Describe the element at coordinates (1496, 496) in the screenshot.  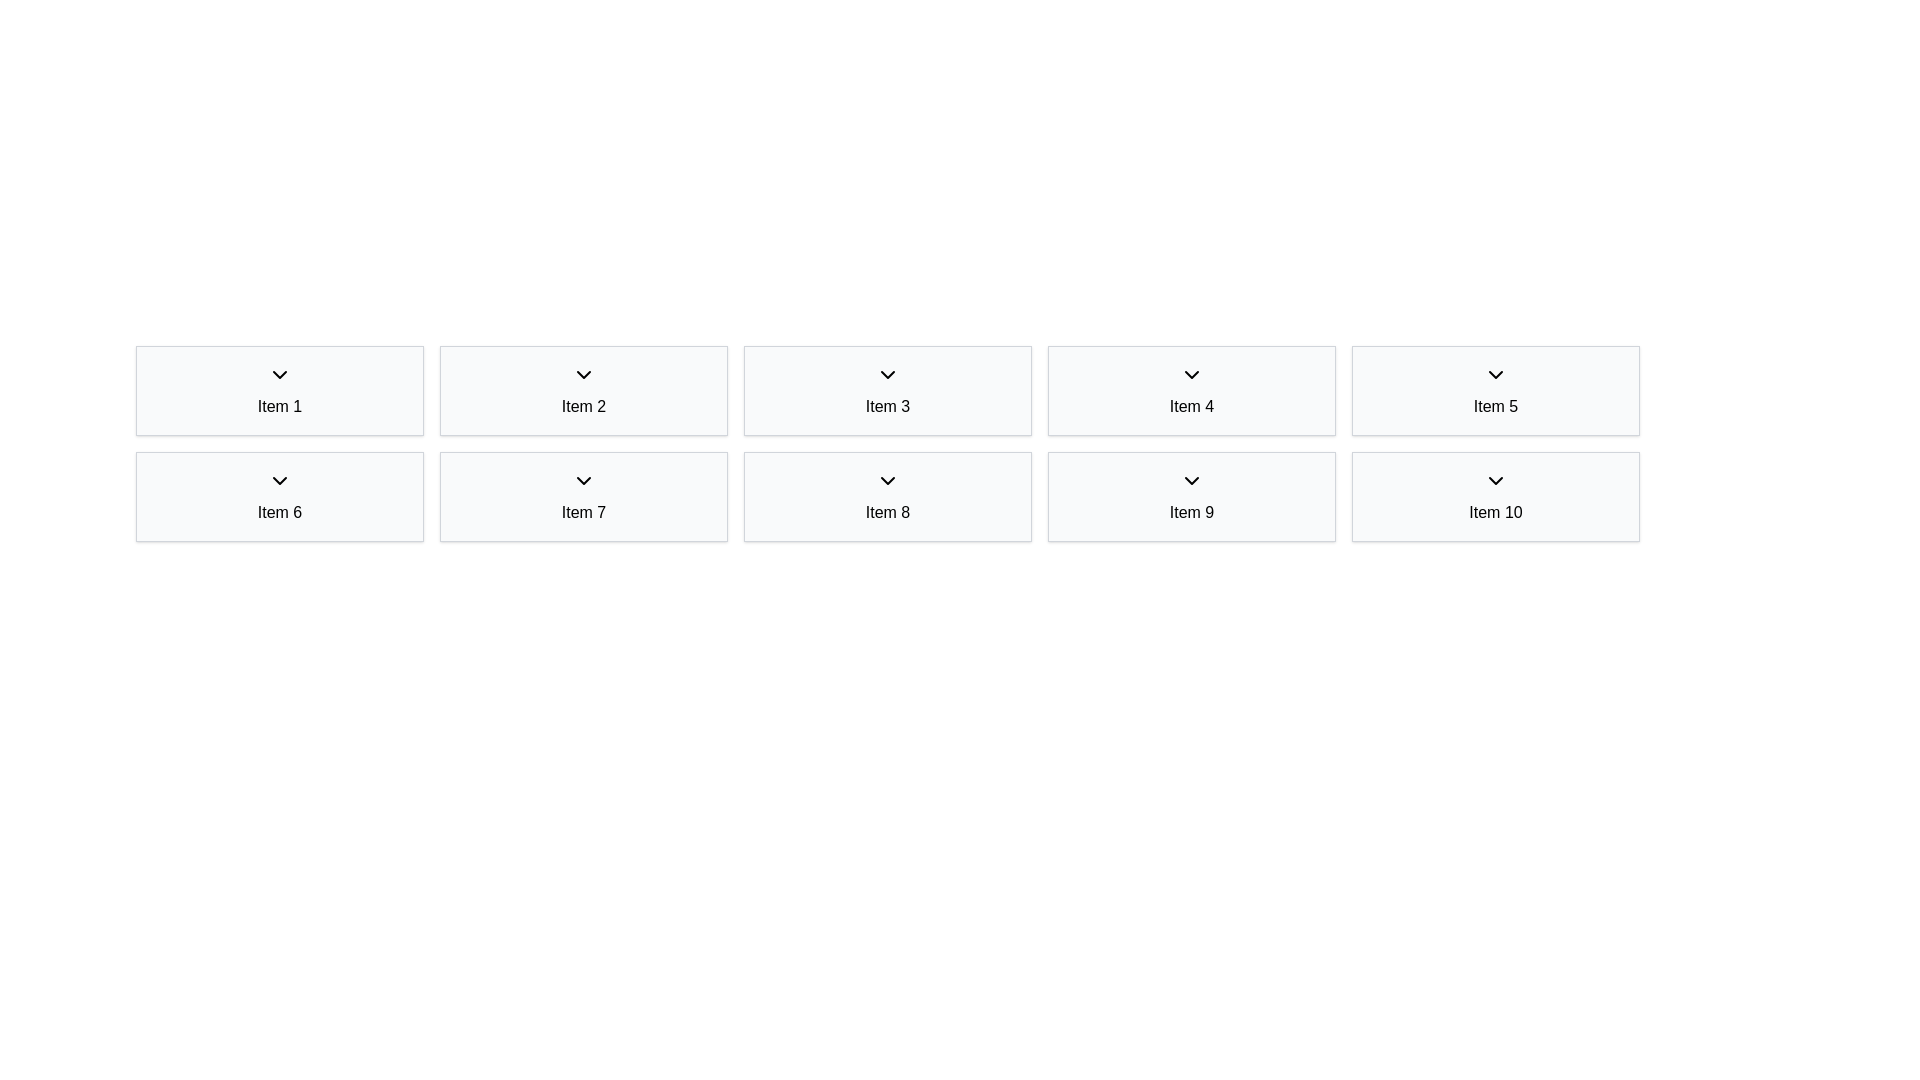
I see `interactive card representing 'Item 10', located in the second row and fifth column of the grid layout` at that location.